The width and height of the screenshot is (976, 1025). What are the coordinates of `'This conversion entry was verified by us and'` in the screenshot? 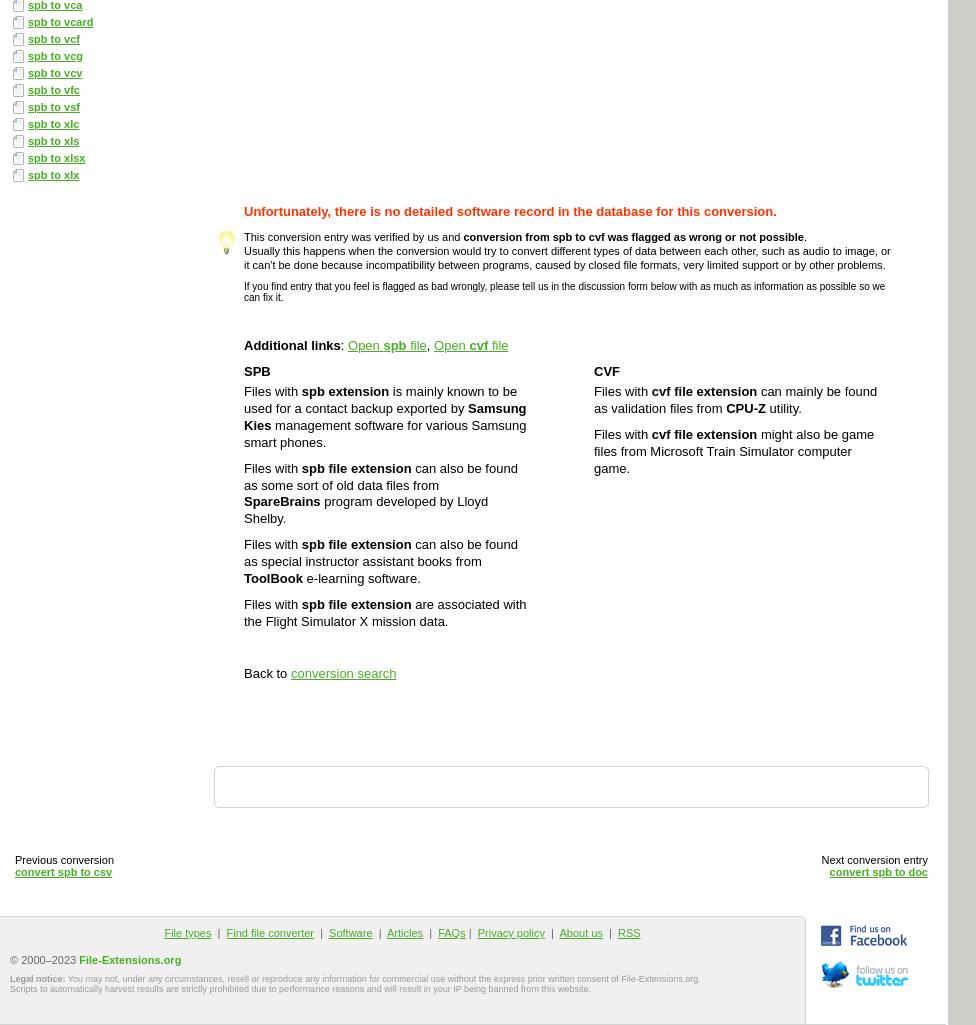 It's located at (353, 234).